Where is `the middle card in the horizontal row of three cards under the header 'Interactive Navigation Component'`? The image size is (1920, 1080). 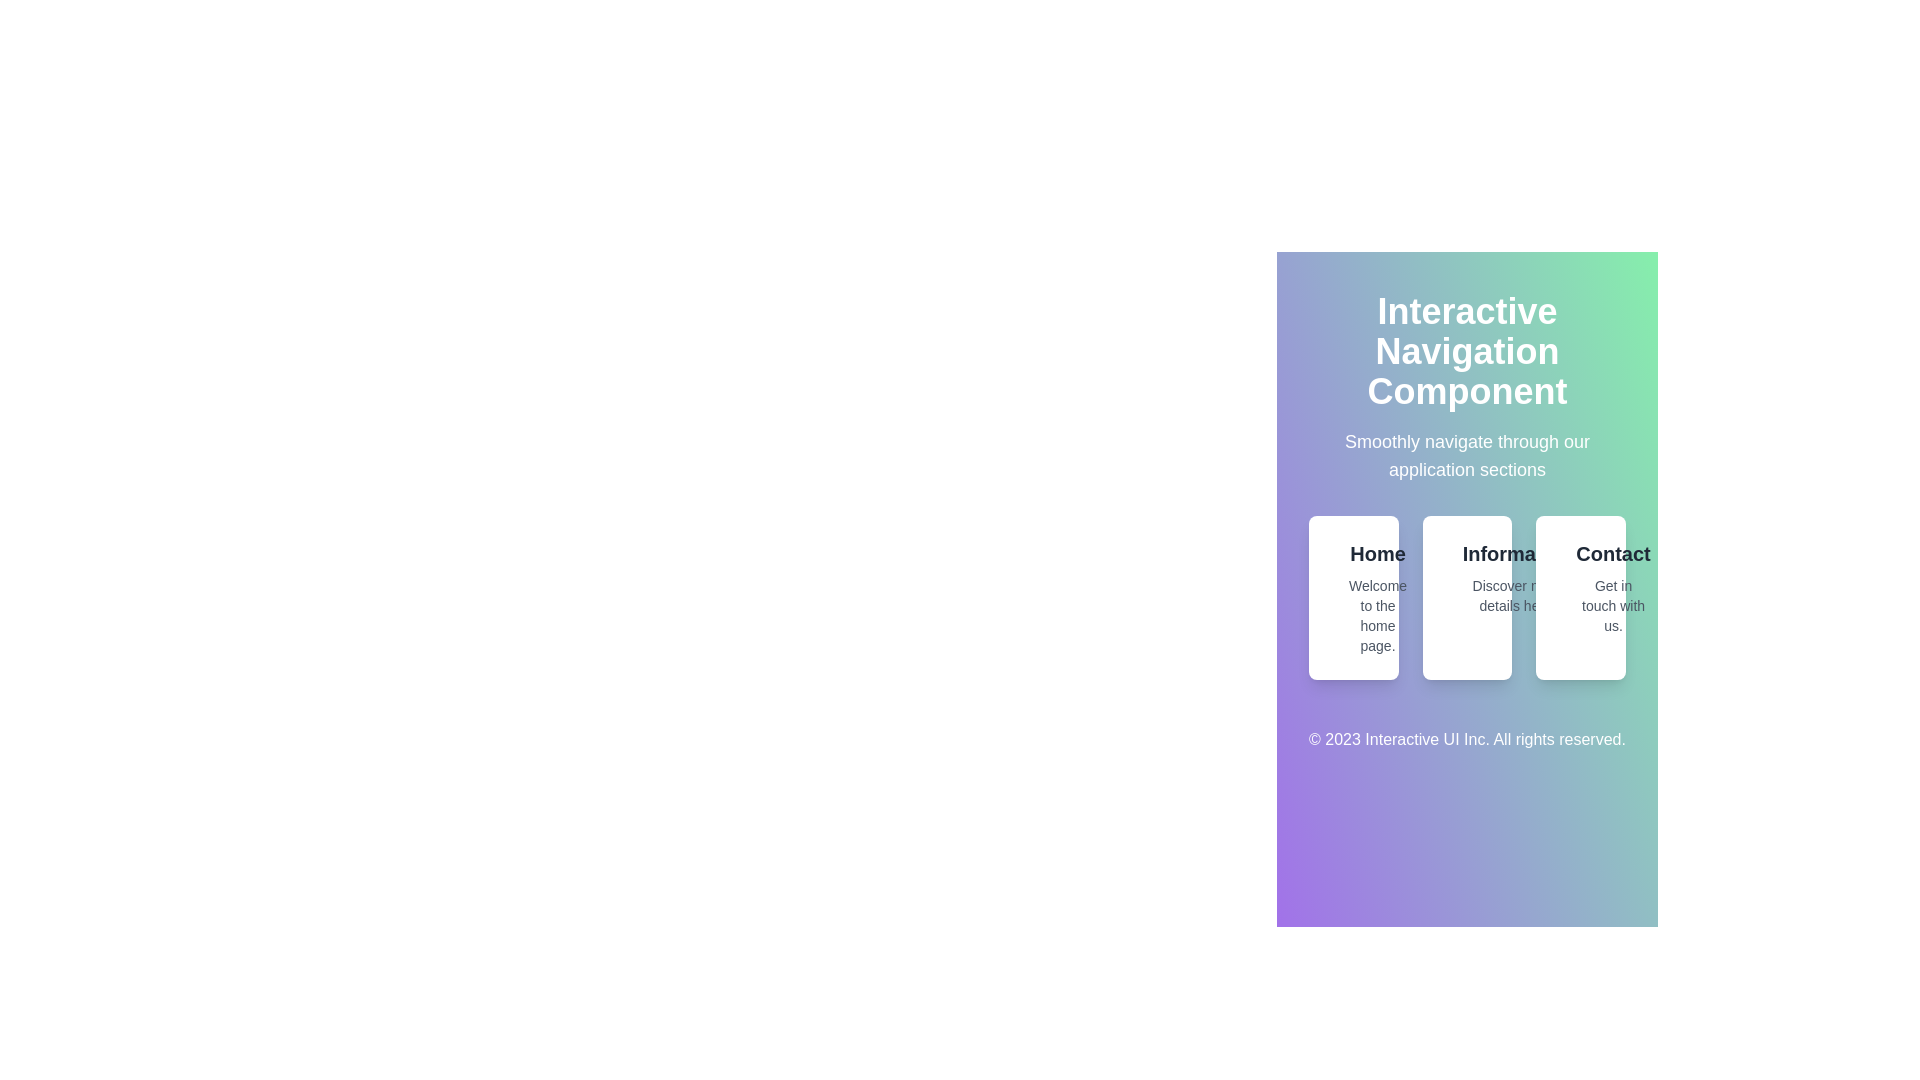 the middle card in the horizontal row of three cards under the header 'Interactive Navigation Component' is located at coordinates (1467, 596).